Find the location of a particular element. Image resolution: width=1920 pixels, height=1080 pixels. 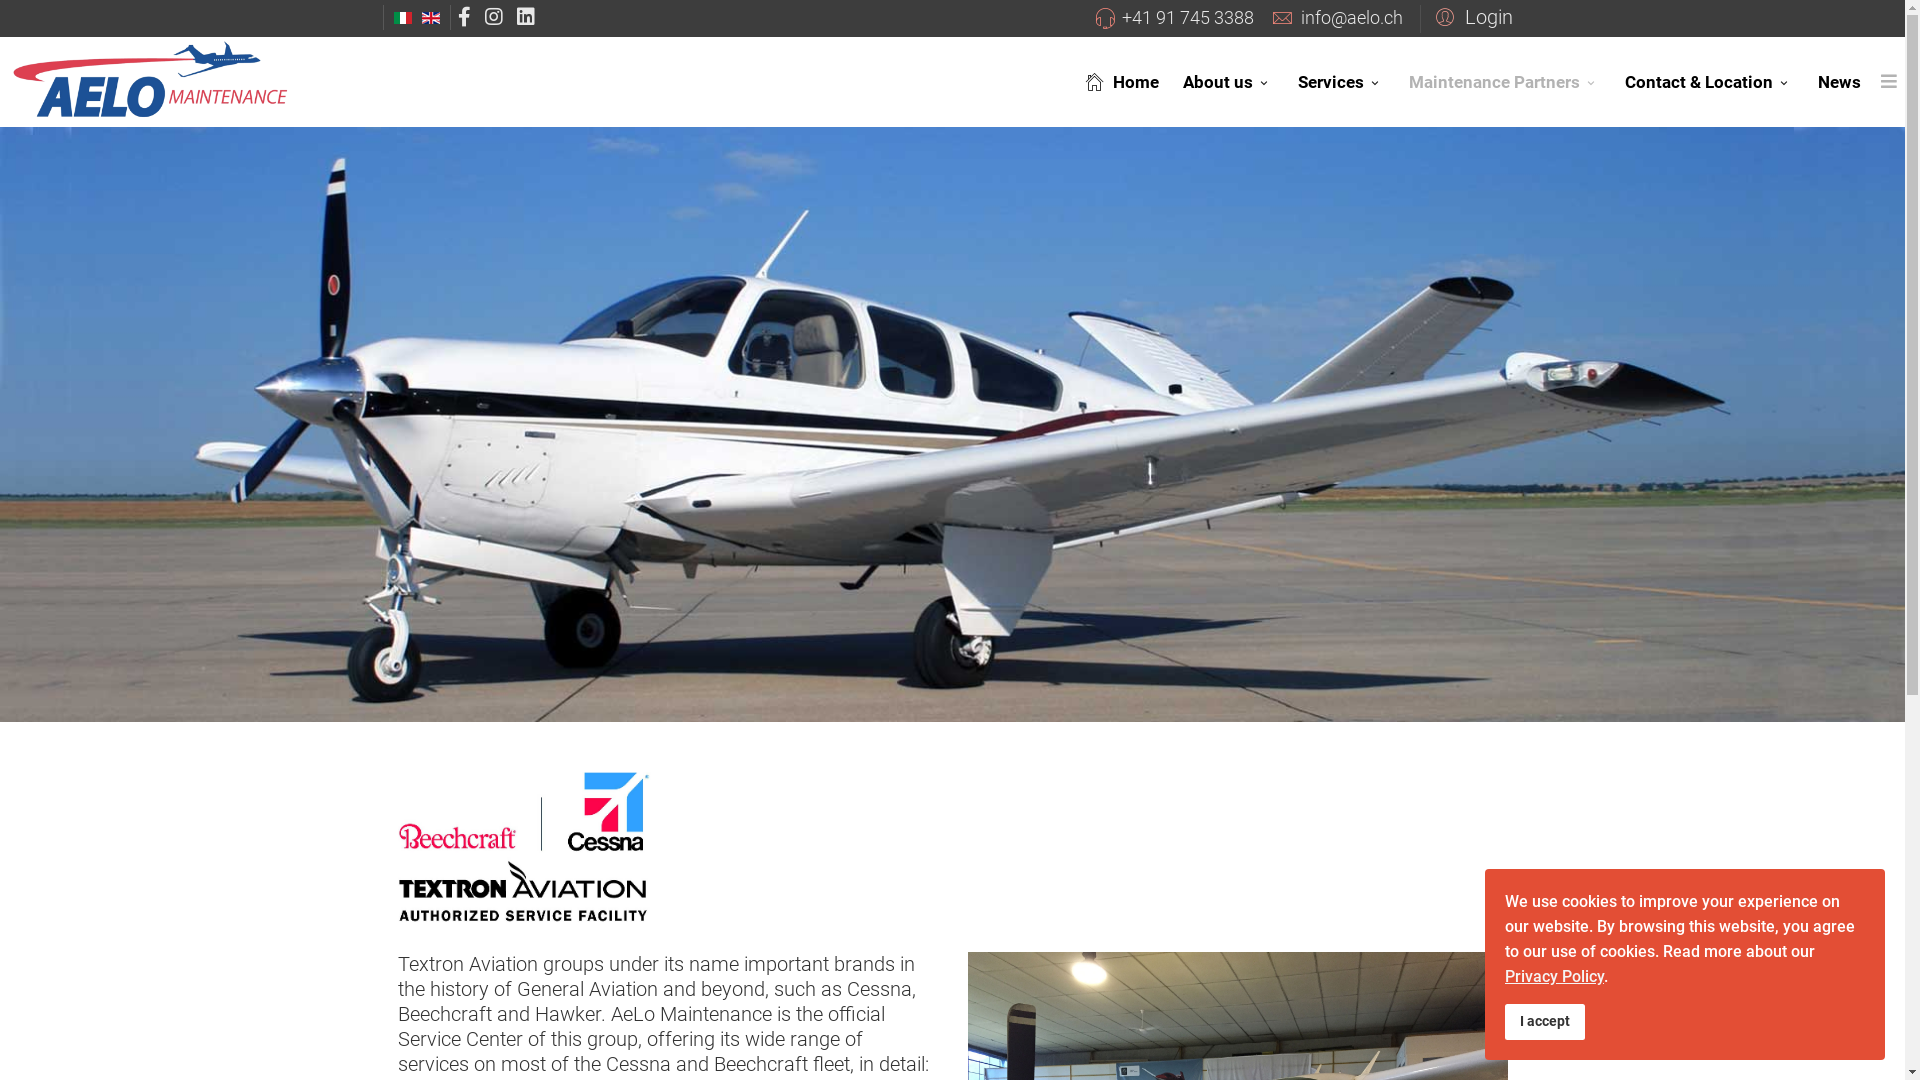

'News' is located at coordinates (1839, 80).